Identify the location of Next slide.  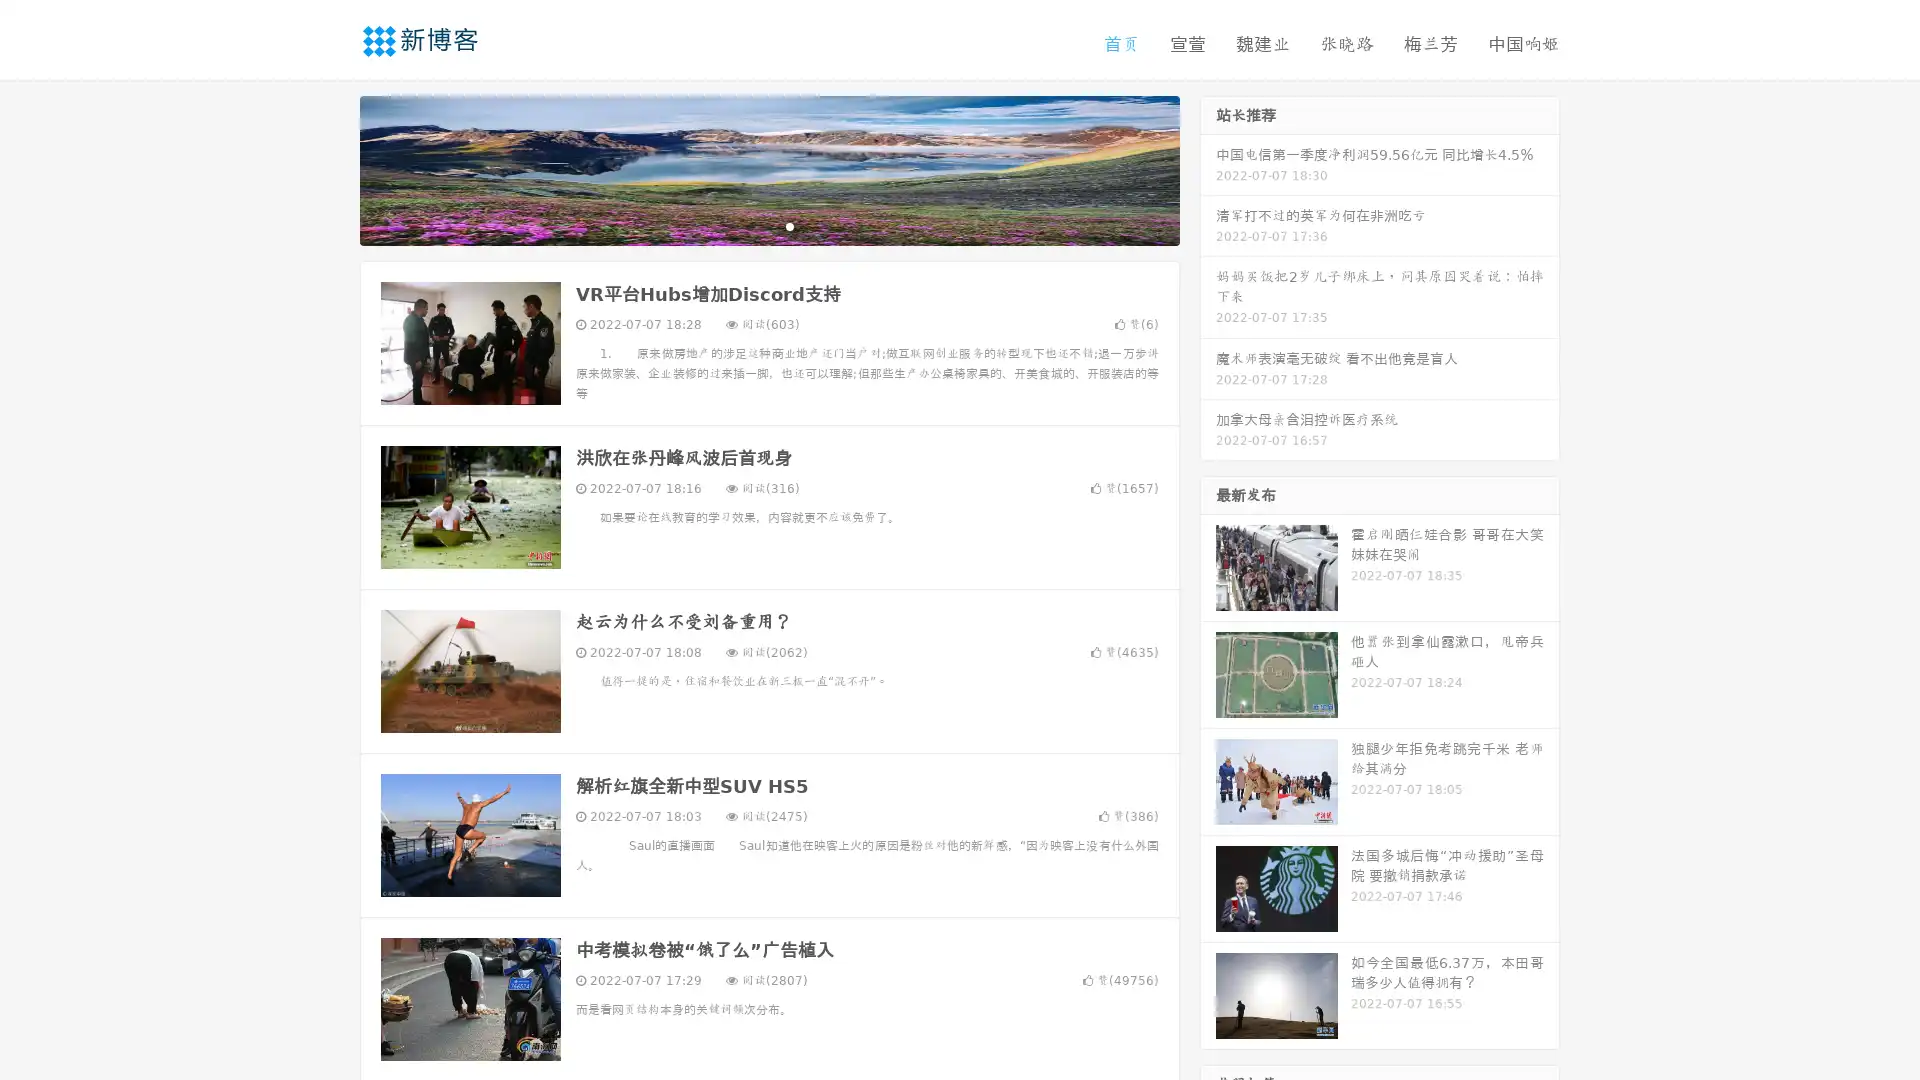
(1208, 168).